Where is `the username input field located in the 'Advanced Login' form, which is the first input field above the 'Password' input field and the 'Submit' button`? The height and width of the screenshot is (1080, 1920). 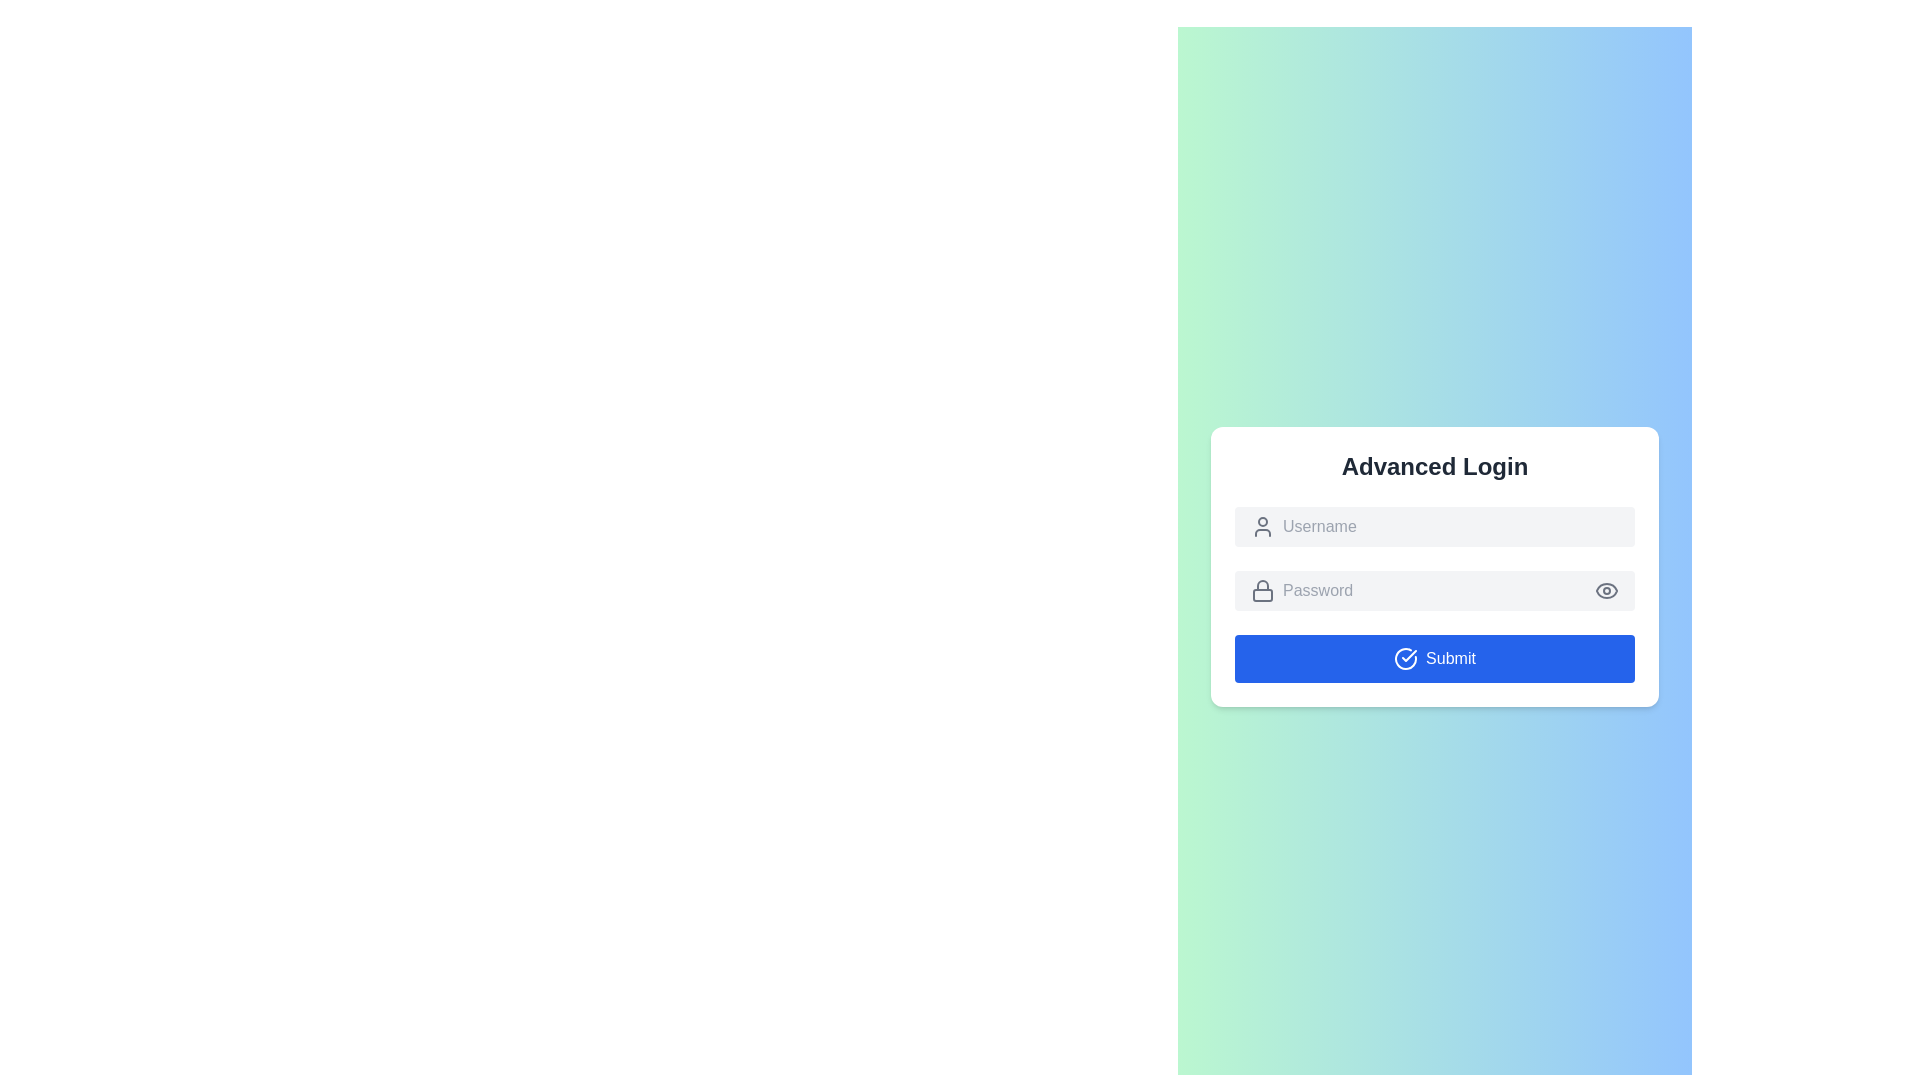 the username input field located in the 'Advanced Login' form, which is the first input field above the 'Password' input field and the 'Submit' button is located at coordinates (1434, 526).